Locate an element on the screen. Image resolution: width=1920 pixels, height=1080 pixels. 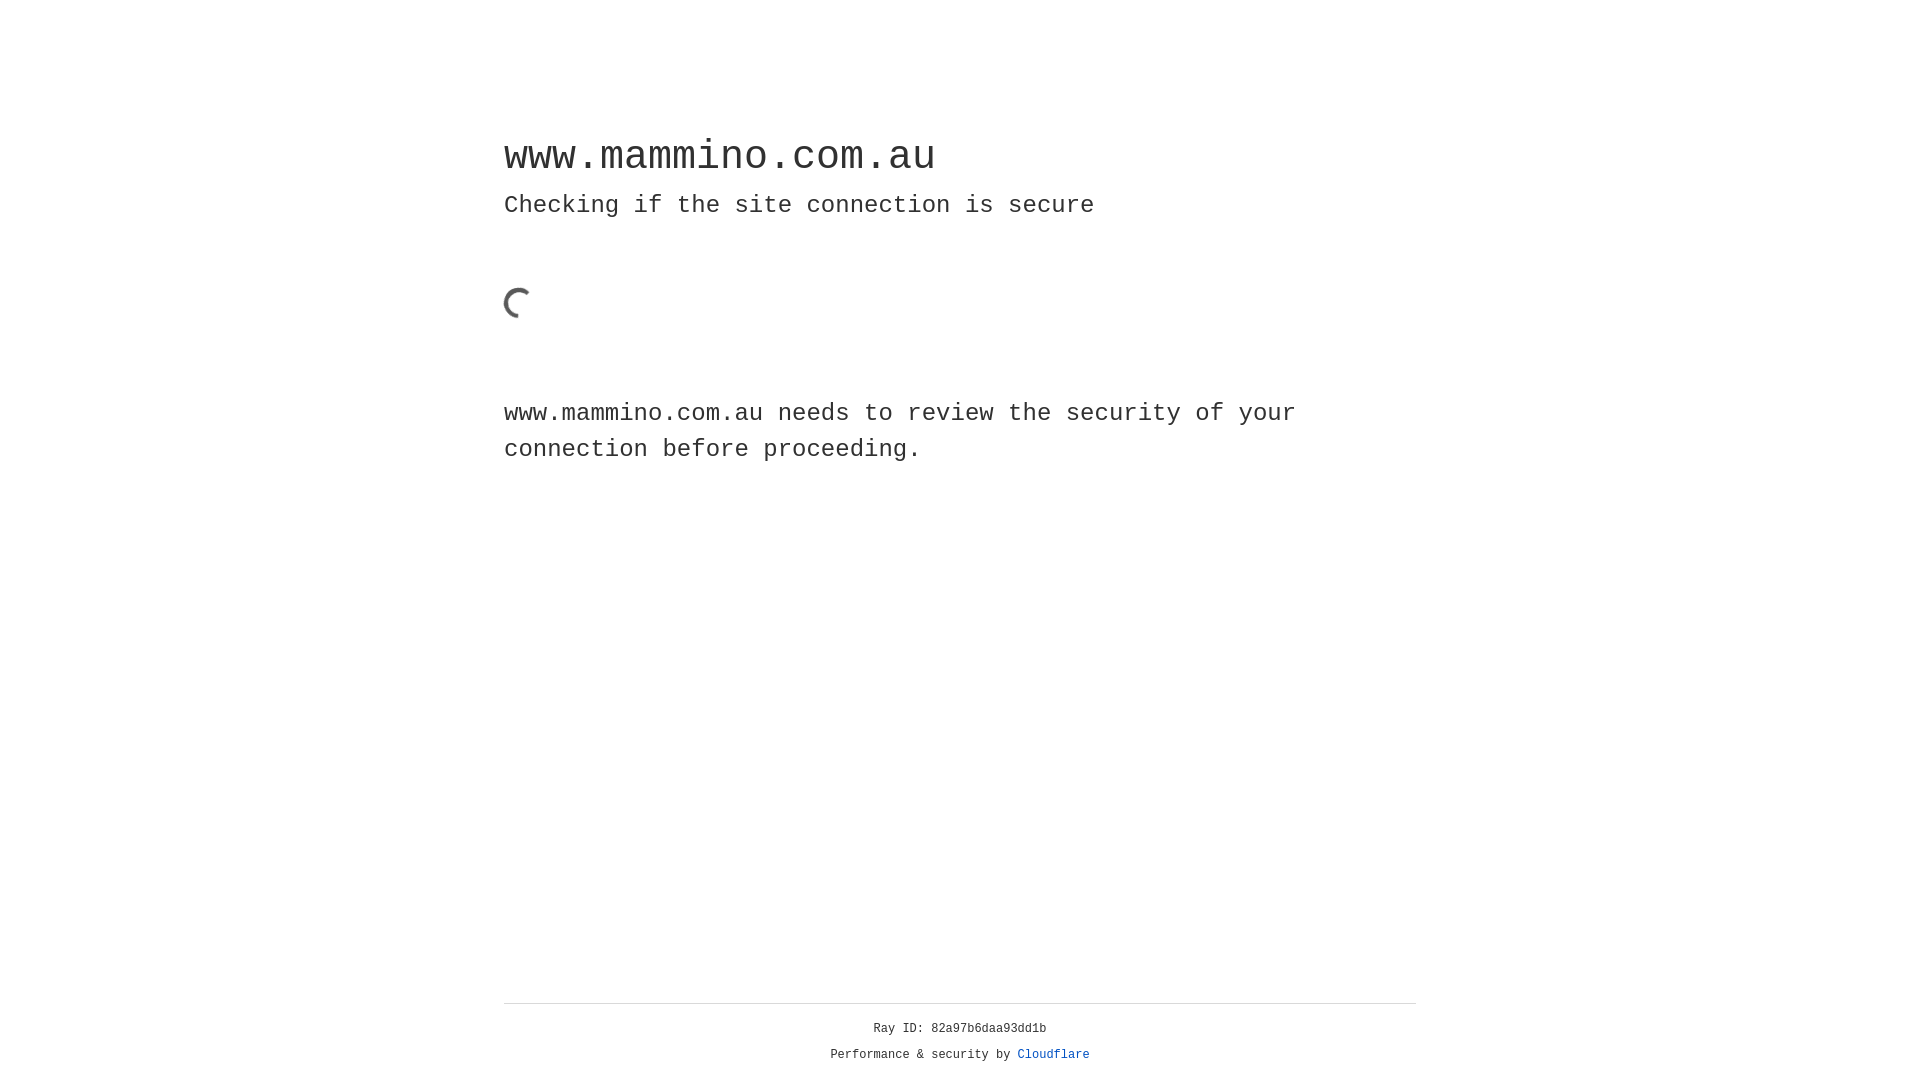
'Cloudflare' is located at coordinates (1053, 1054).